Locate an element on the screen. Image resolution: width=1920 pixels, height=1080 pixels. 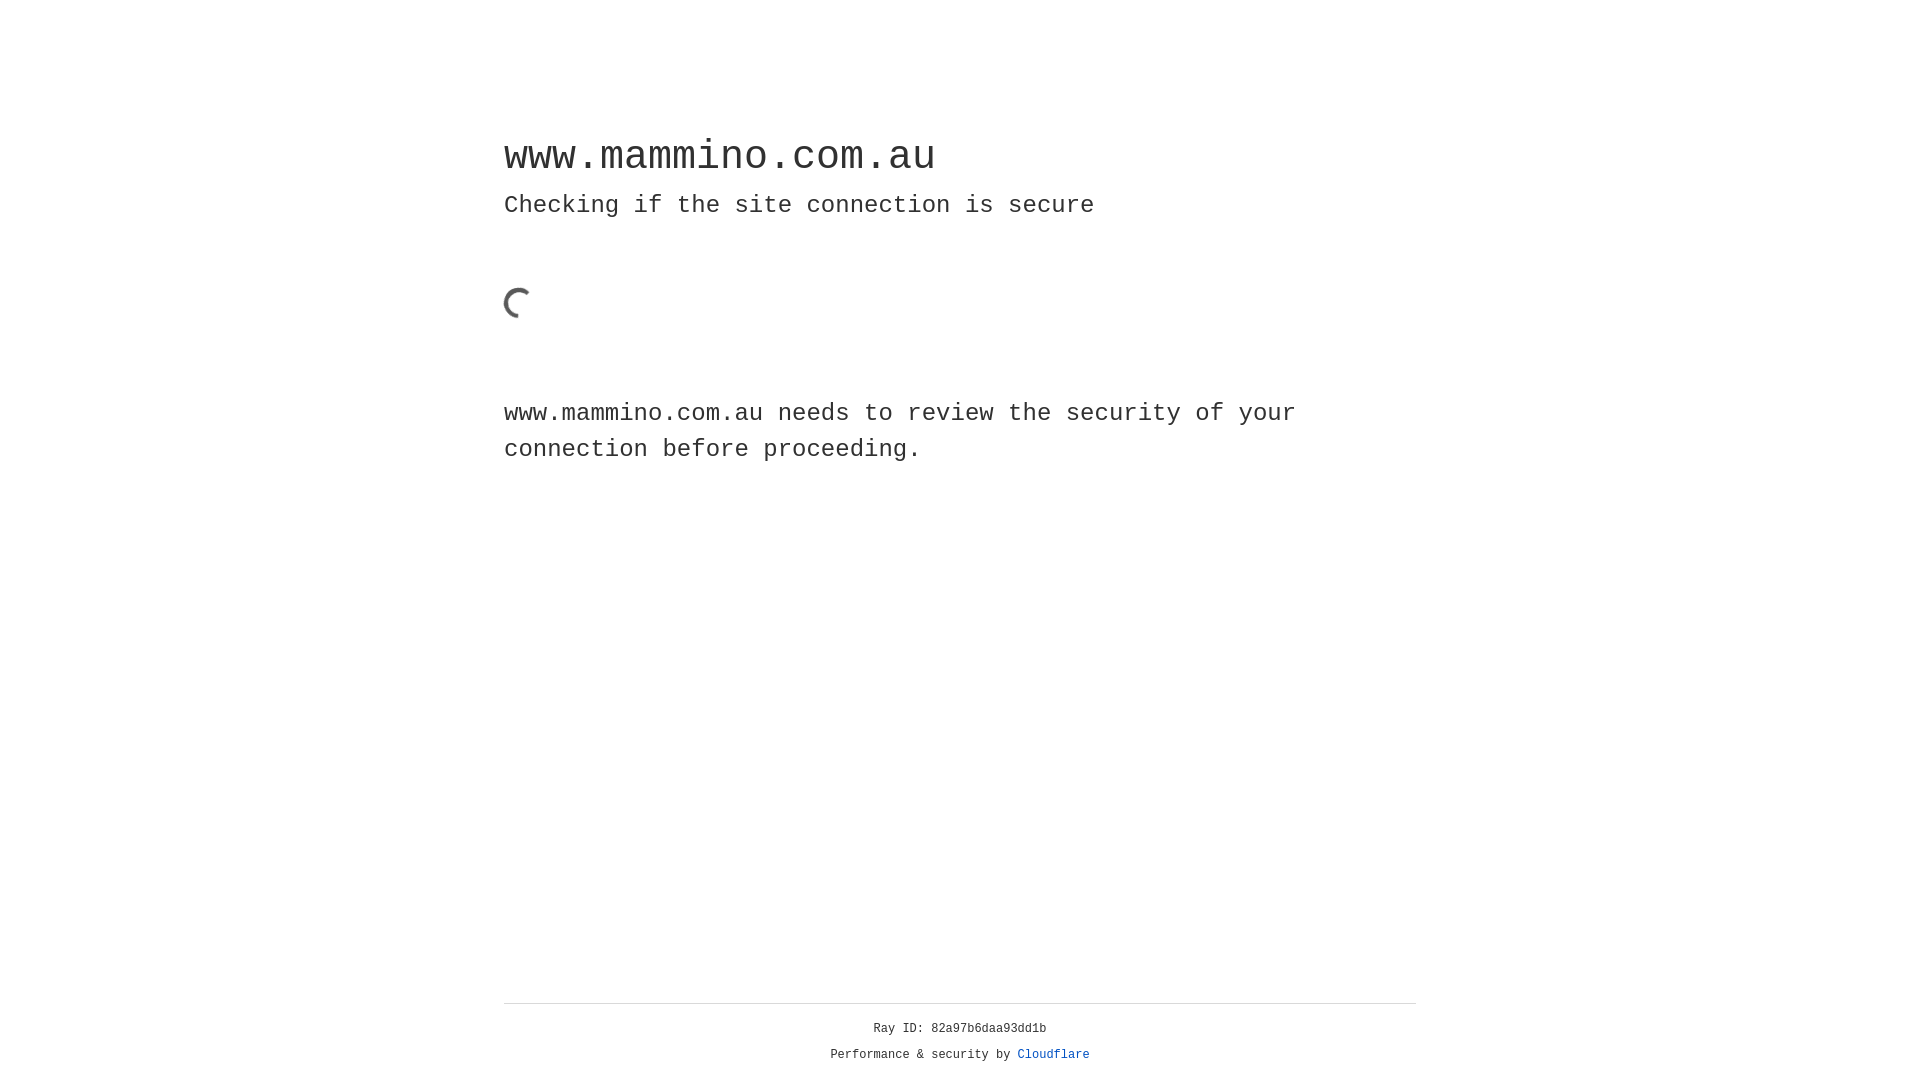
'Cloudflare' is located at coordinates (1053, 1054).